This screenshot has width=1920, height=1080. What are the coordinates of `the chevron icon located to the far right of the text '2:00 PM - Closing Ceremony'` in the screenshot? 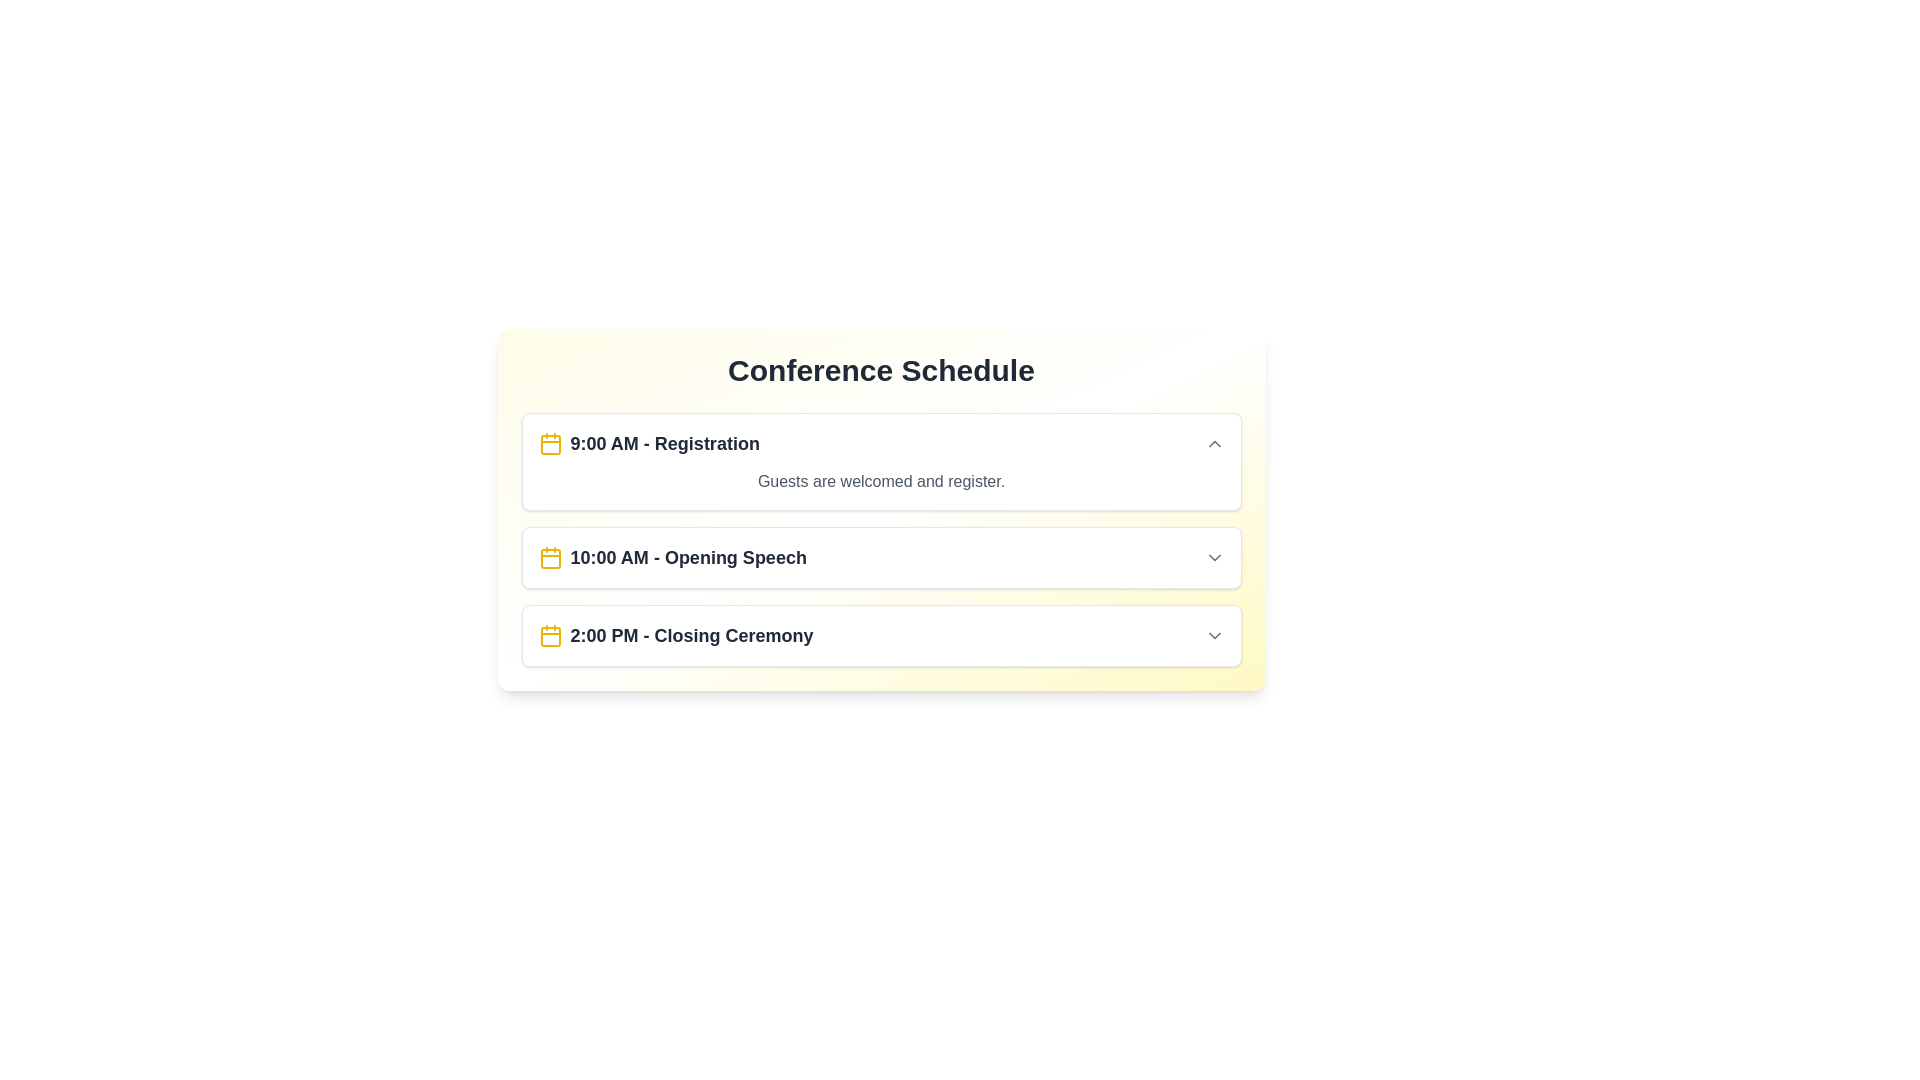 It's located at (1213, 636).